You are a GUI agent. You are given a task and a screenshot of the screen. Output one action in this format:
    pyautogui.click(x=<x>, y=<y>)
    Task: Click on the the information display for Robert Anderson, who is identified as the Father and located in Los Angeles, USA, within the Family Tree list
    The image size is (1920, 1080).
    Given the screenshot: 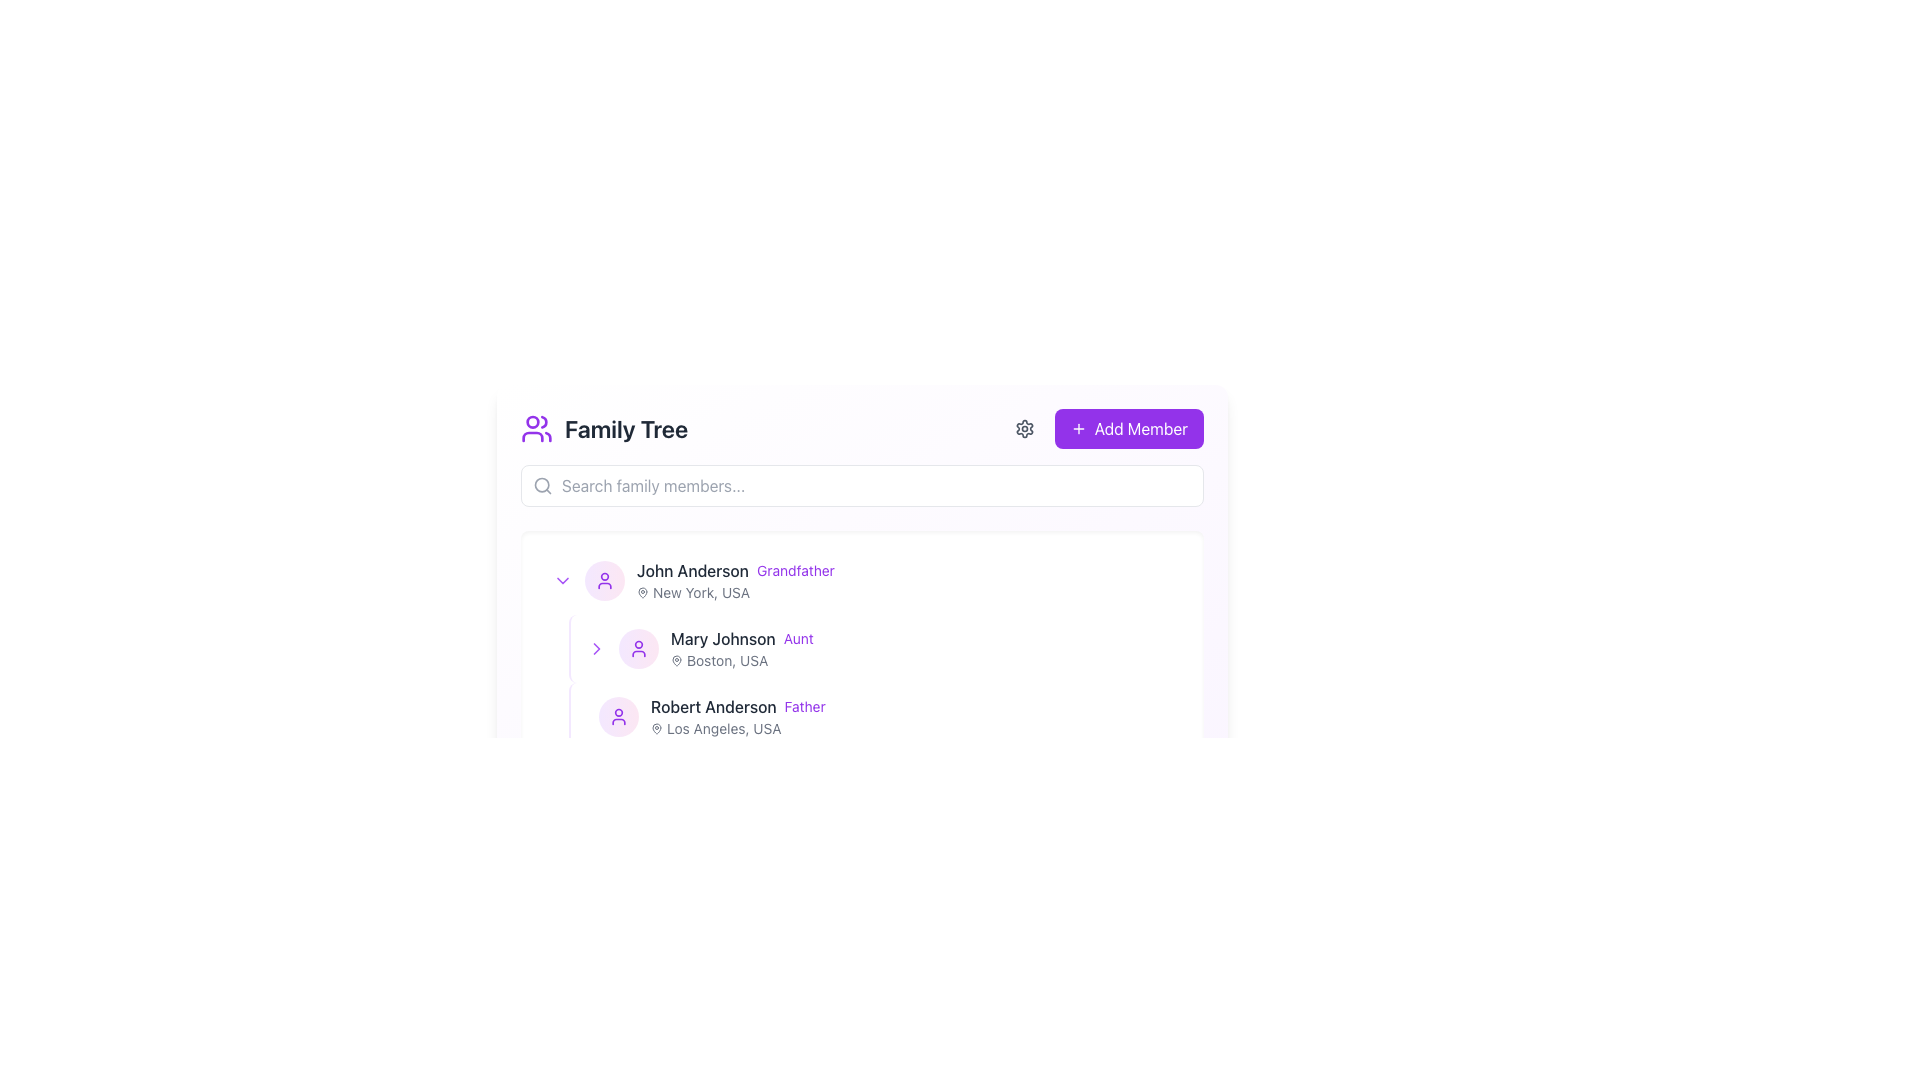 What is the action you would take?
    pyautogui.click(x=912, y=716)
    